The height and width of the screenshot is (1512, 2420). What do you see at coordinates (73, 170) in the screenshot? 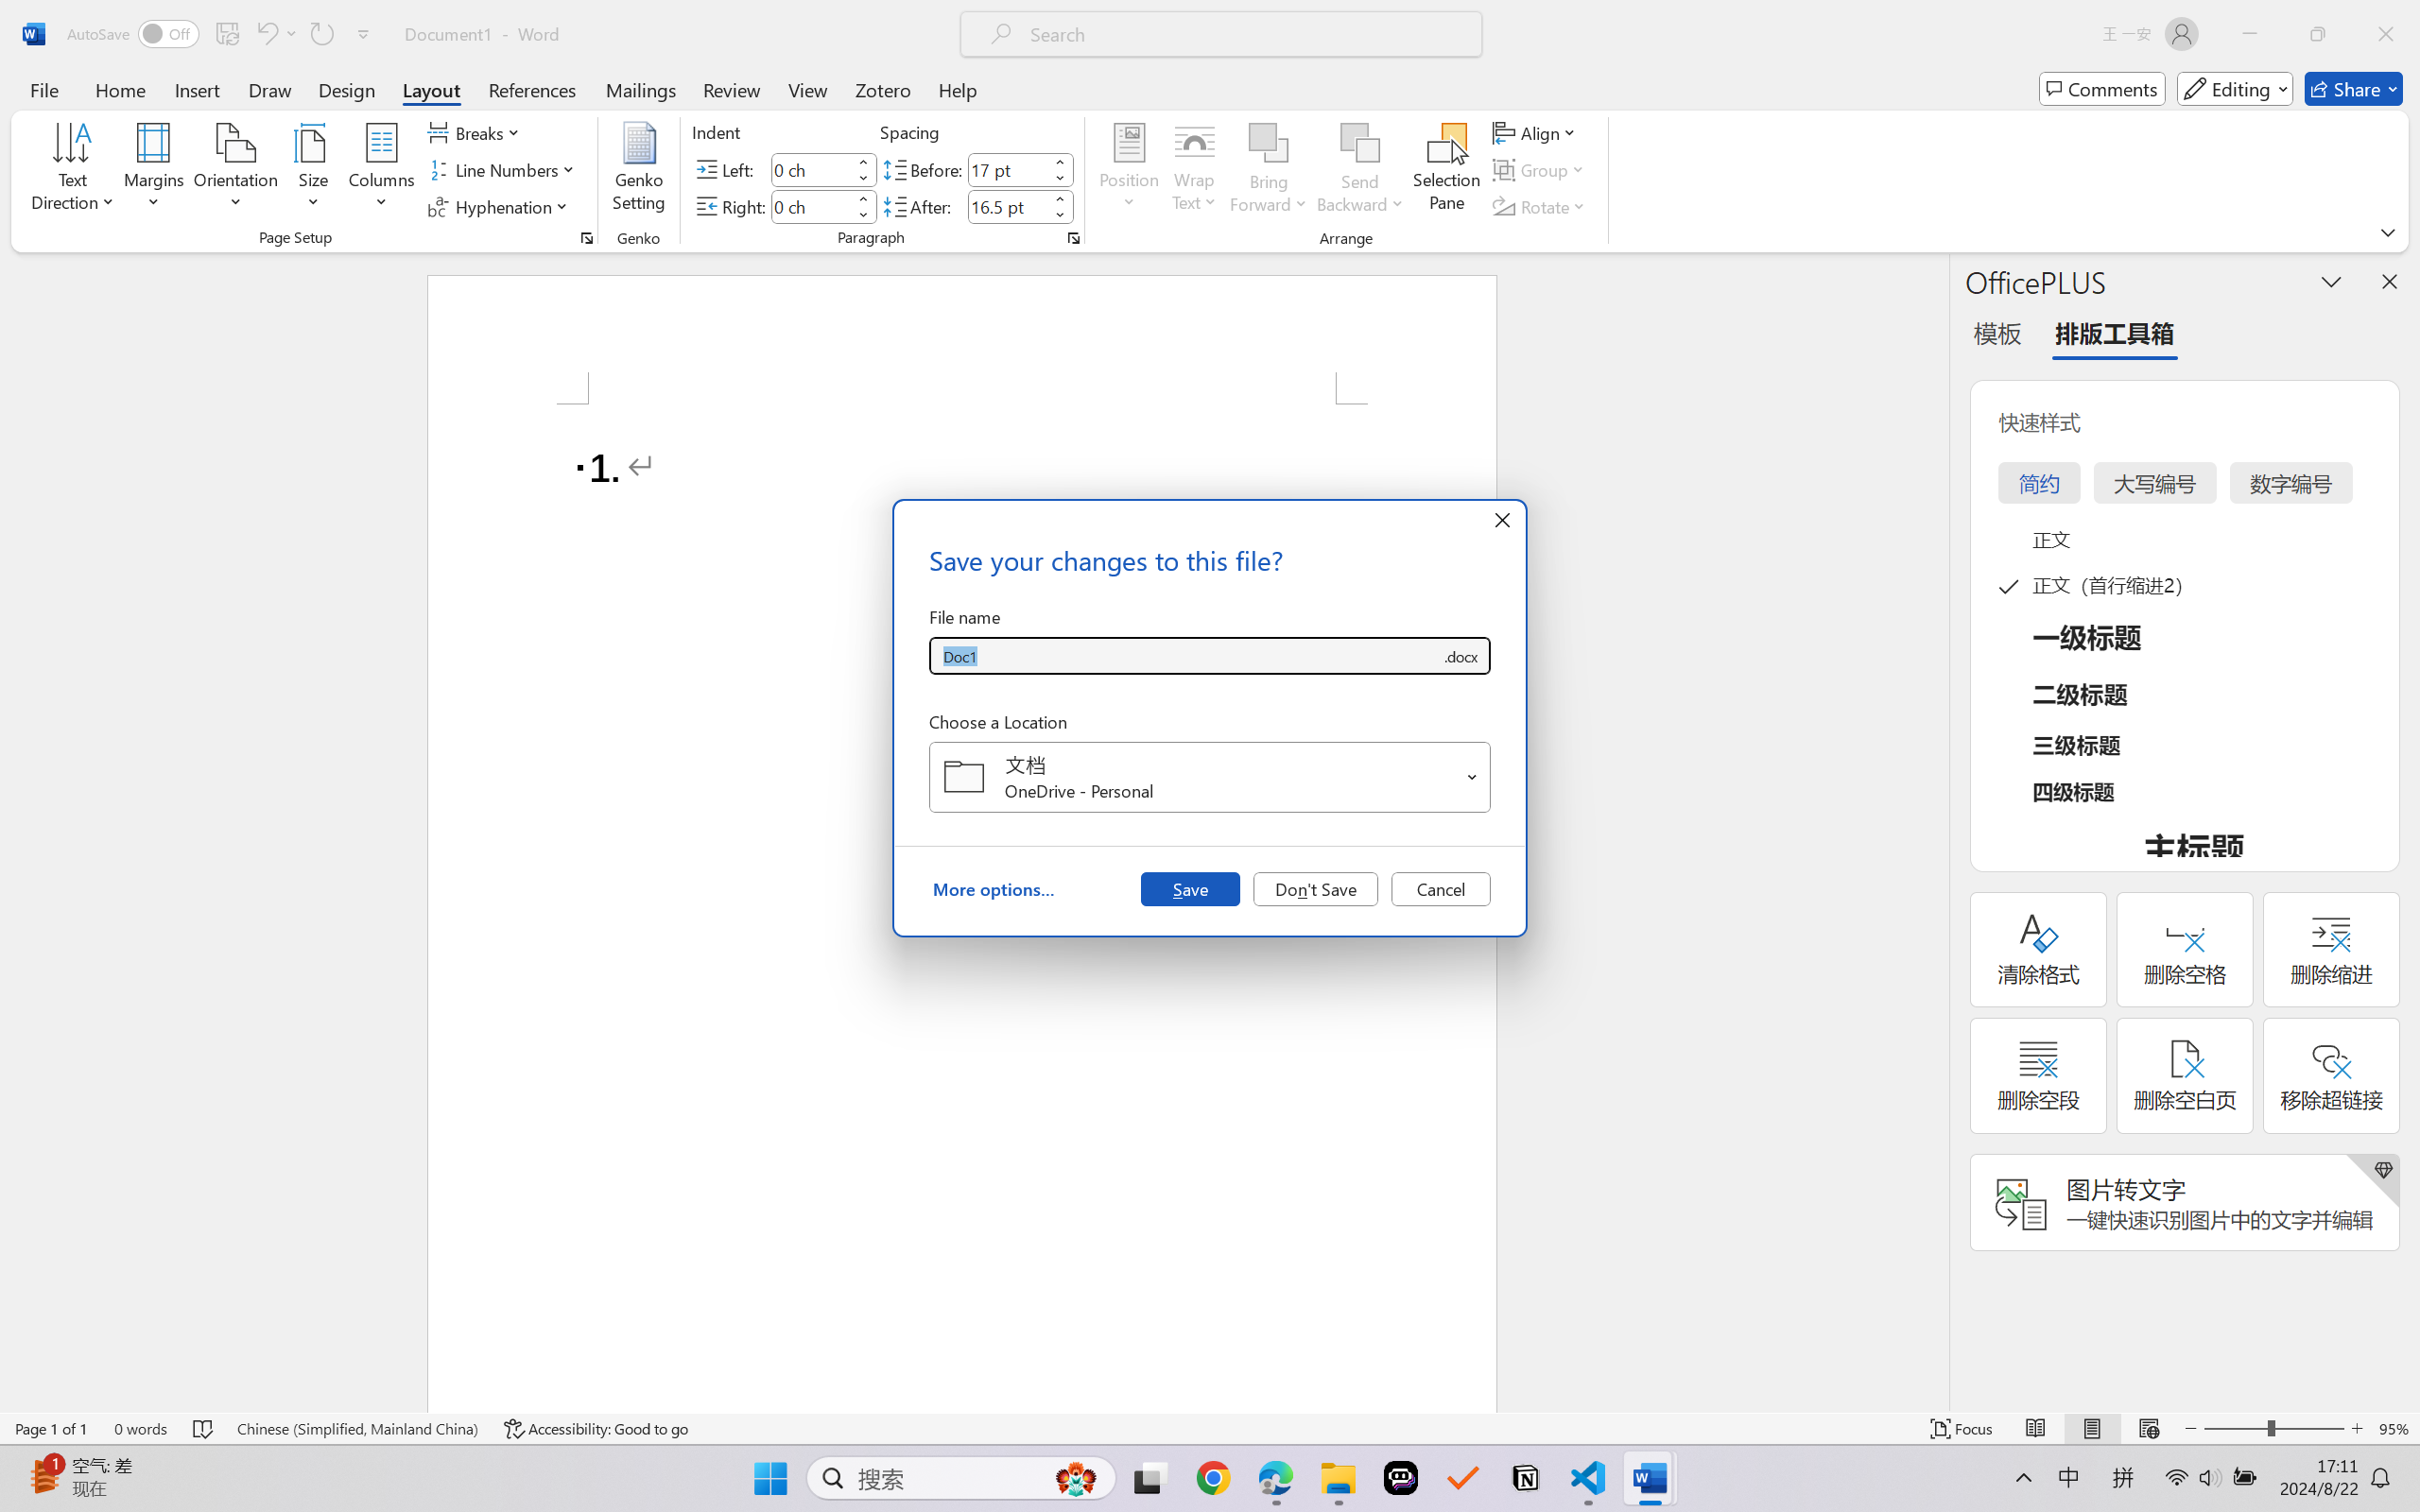
I see `'Text Direction'` at bounding box center [73, 170].